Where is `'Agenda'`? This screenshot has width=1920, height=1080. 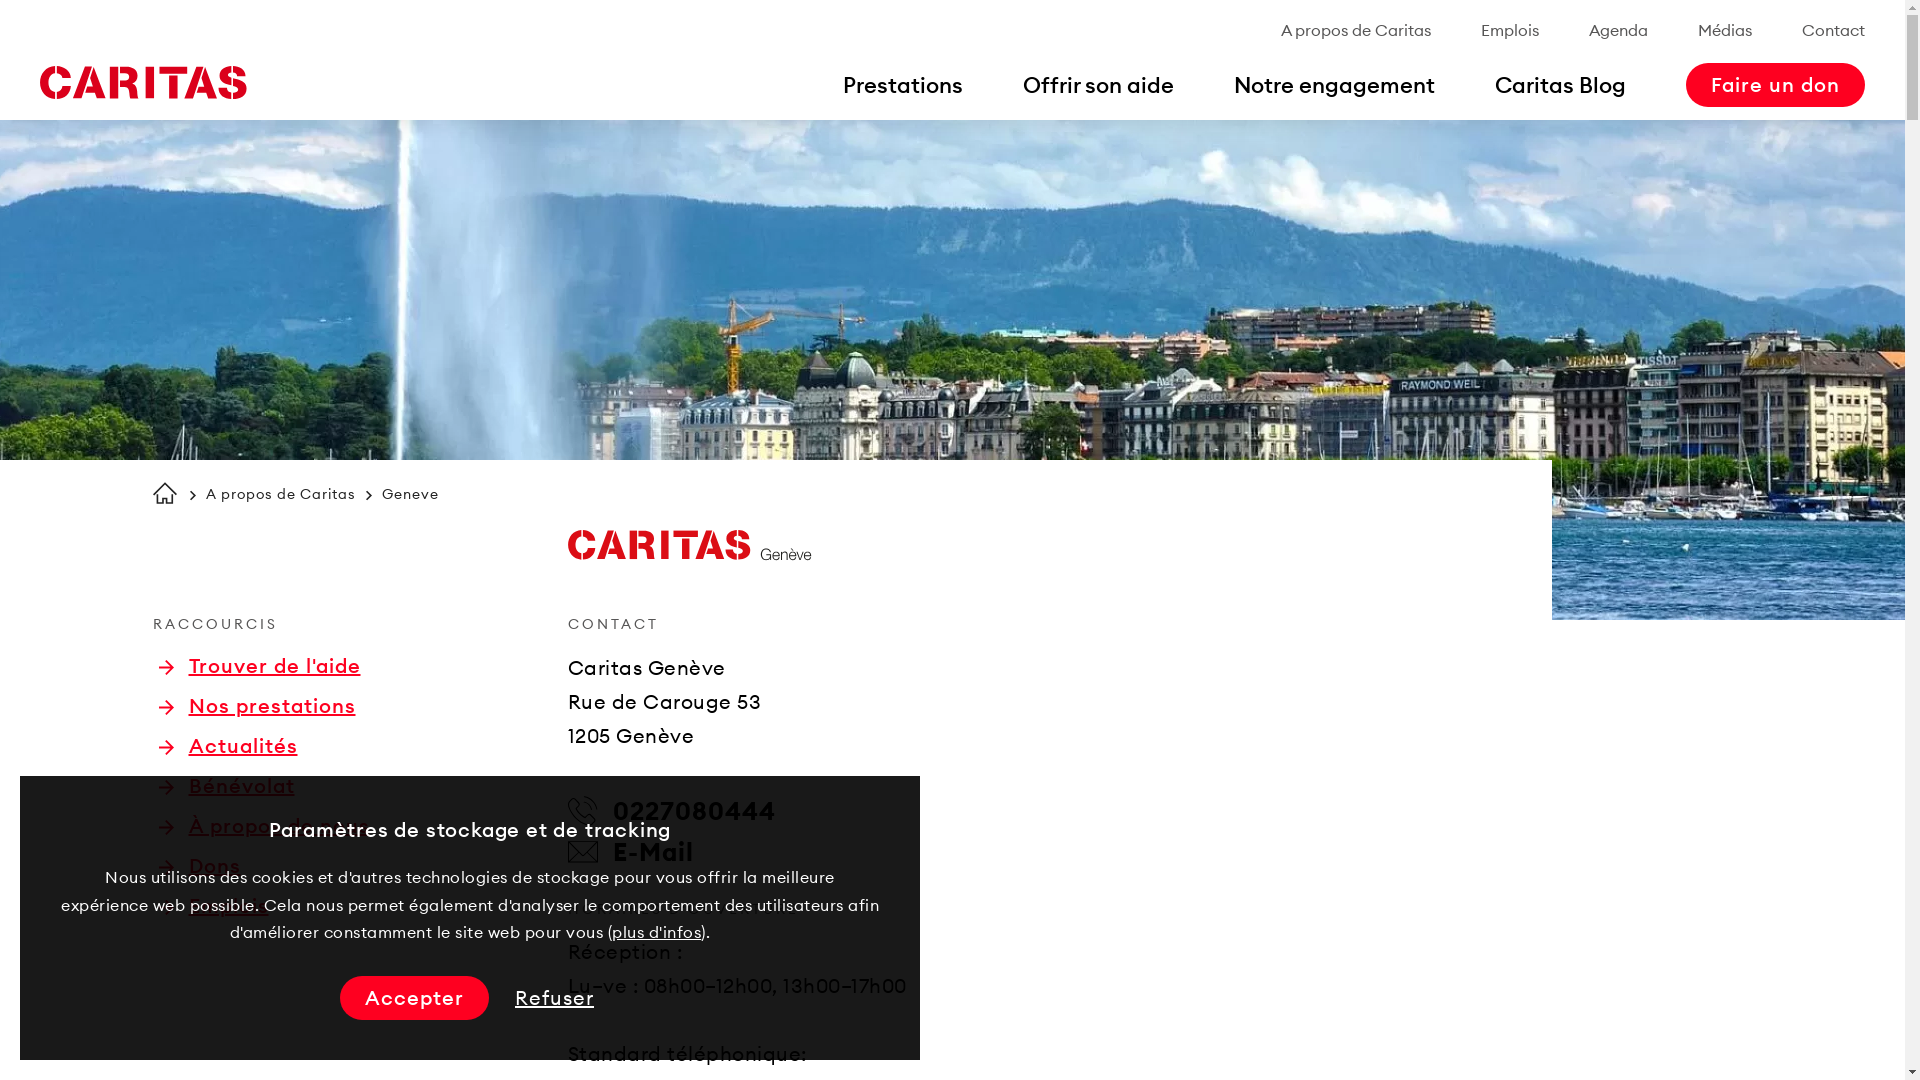
'Agenda' is located at coordinates (1587, 30).